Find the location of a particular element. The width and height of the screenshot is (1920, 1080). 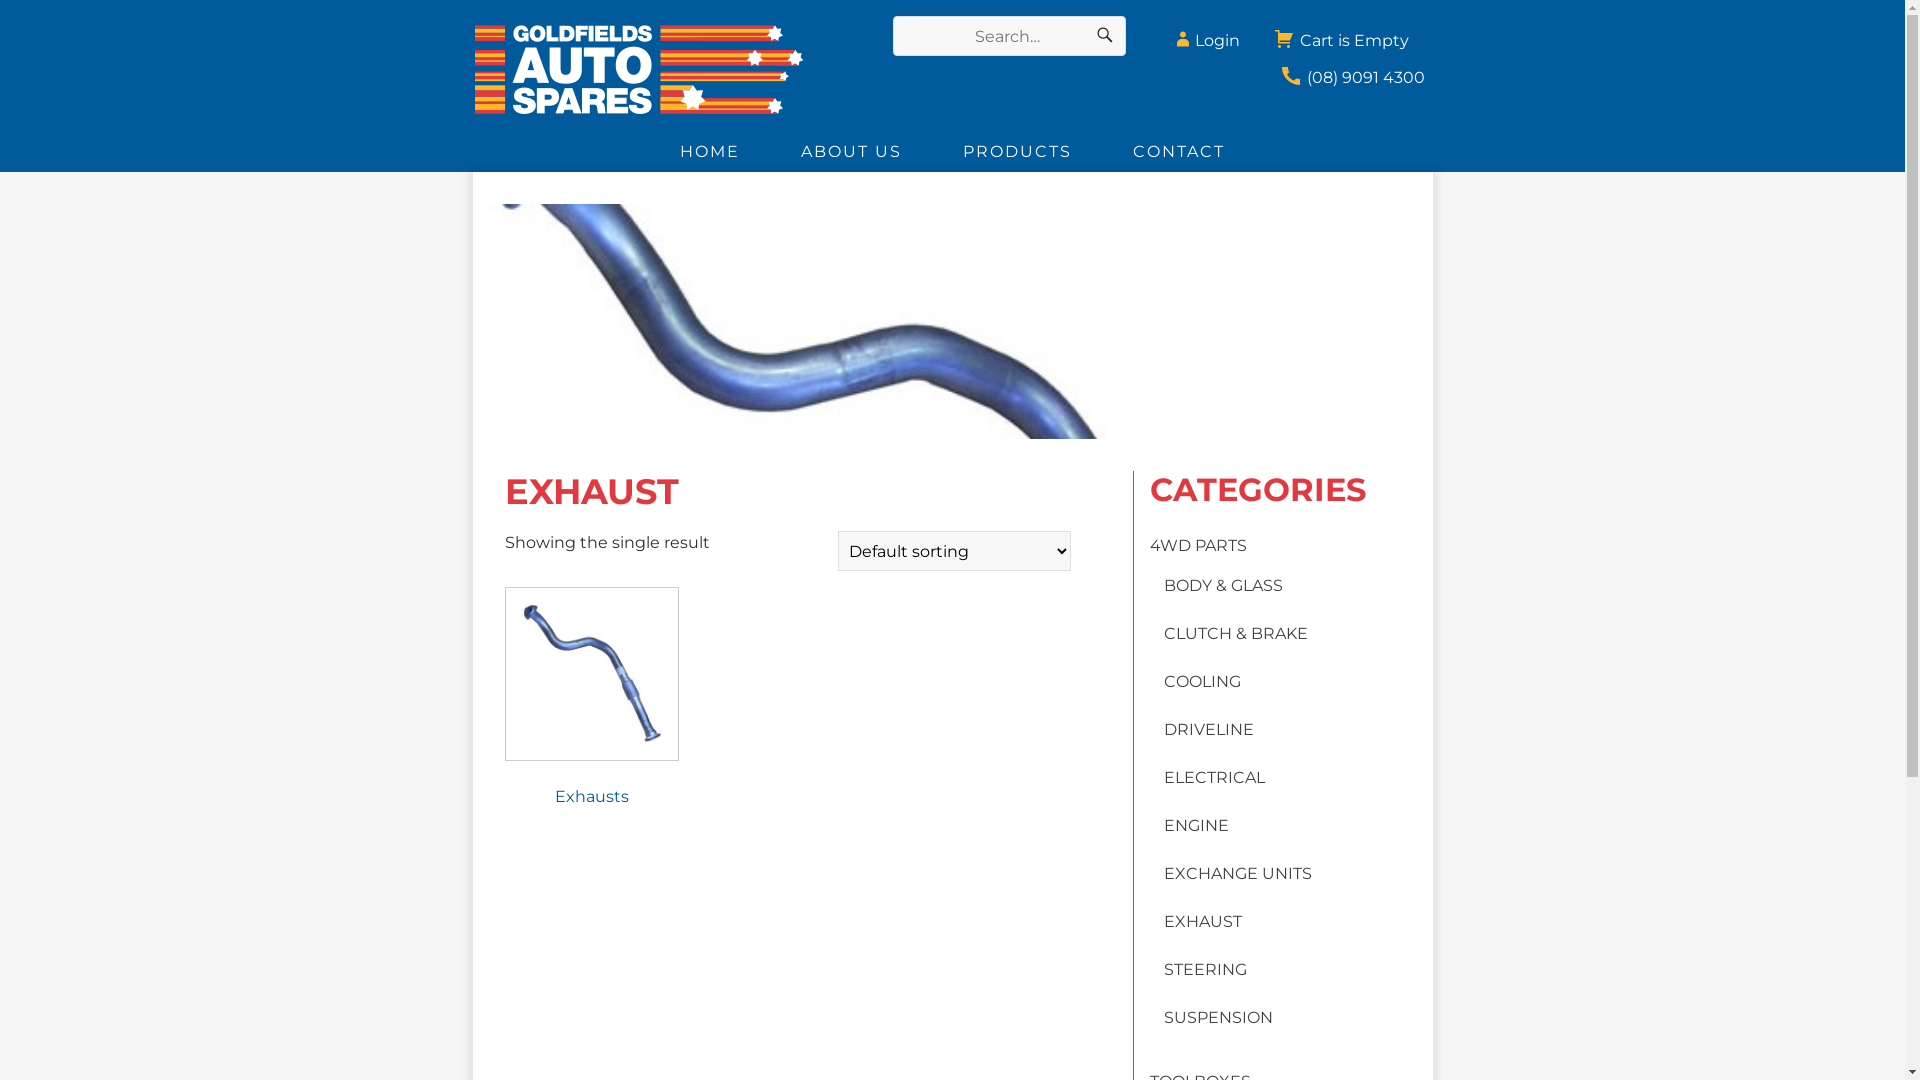

'SUSPENSION' is located at coordinates (1163, 1017).